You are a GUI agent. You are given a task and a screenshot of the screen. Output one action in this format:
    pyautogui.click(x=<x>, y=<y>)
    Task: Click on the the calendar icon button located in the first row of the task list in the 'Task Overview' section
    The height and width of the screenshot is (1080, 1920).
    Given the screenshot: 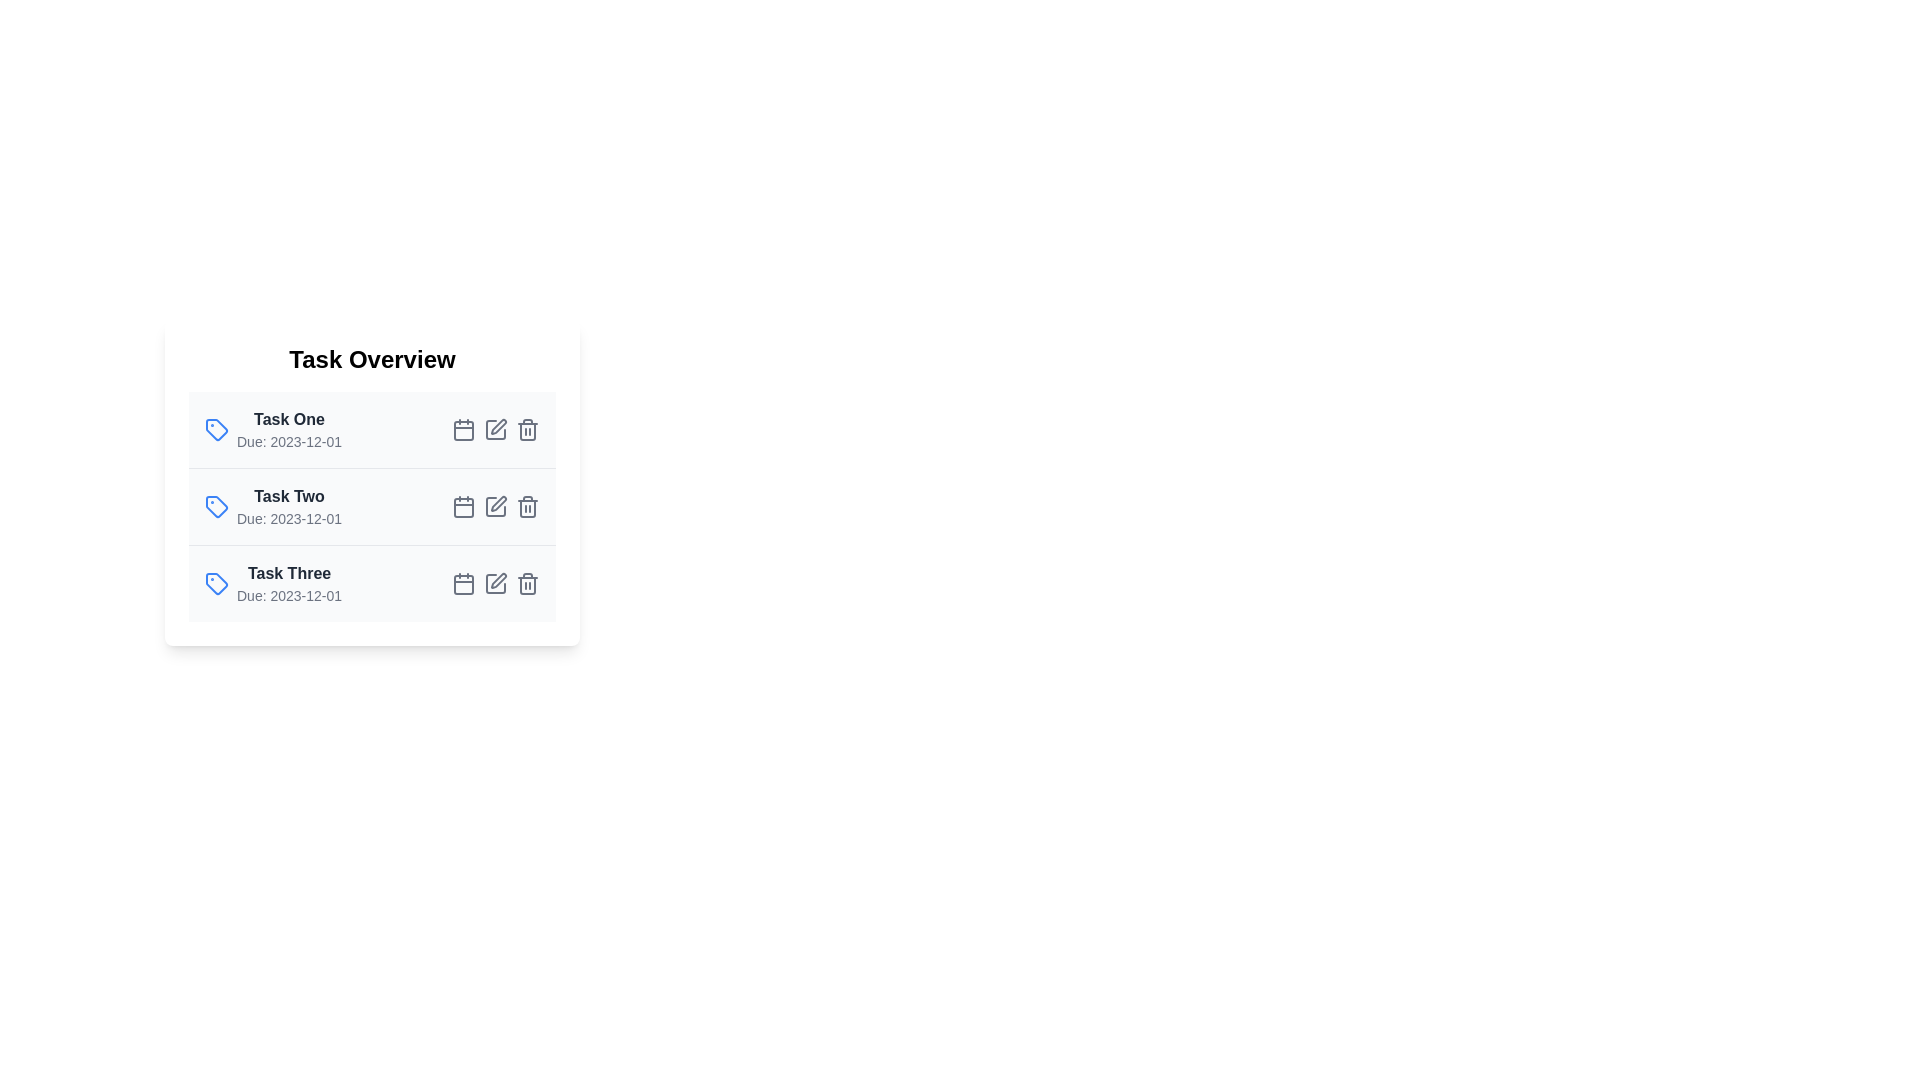 What is the action you would take?
    pyautogui.click(x=463, y=428)
    